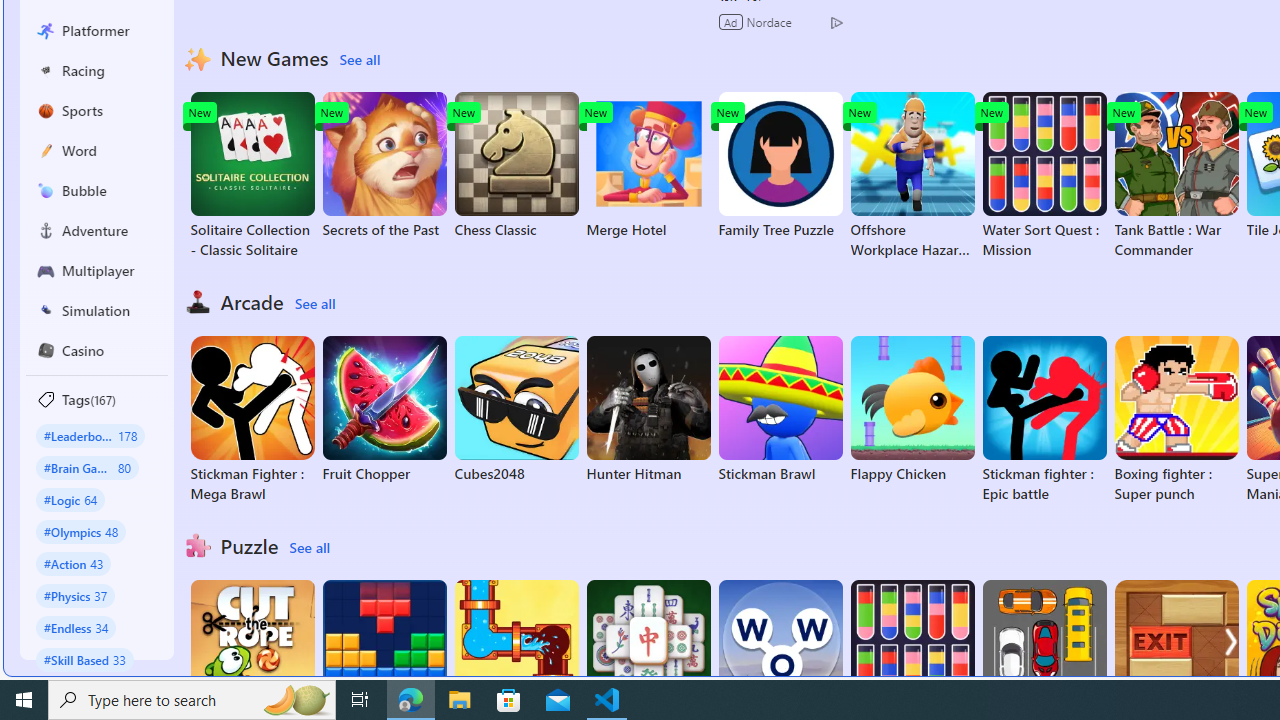 This screenshot has width=1280, height=720. I want to click on 'Hunter Hitman', so click(648, 409).